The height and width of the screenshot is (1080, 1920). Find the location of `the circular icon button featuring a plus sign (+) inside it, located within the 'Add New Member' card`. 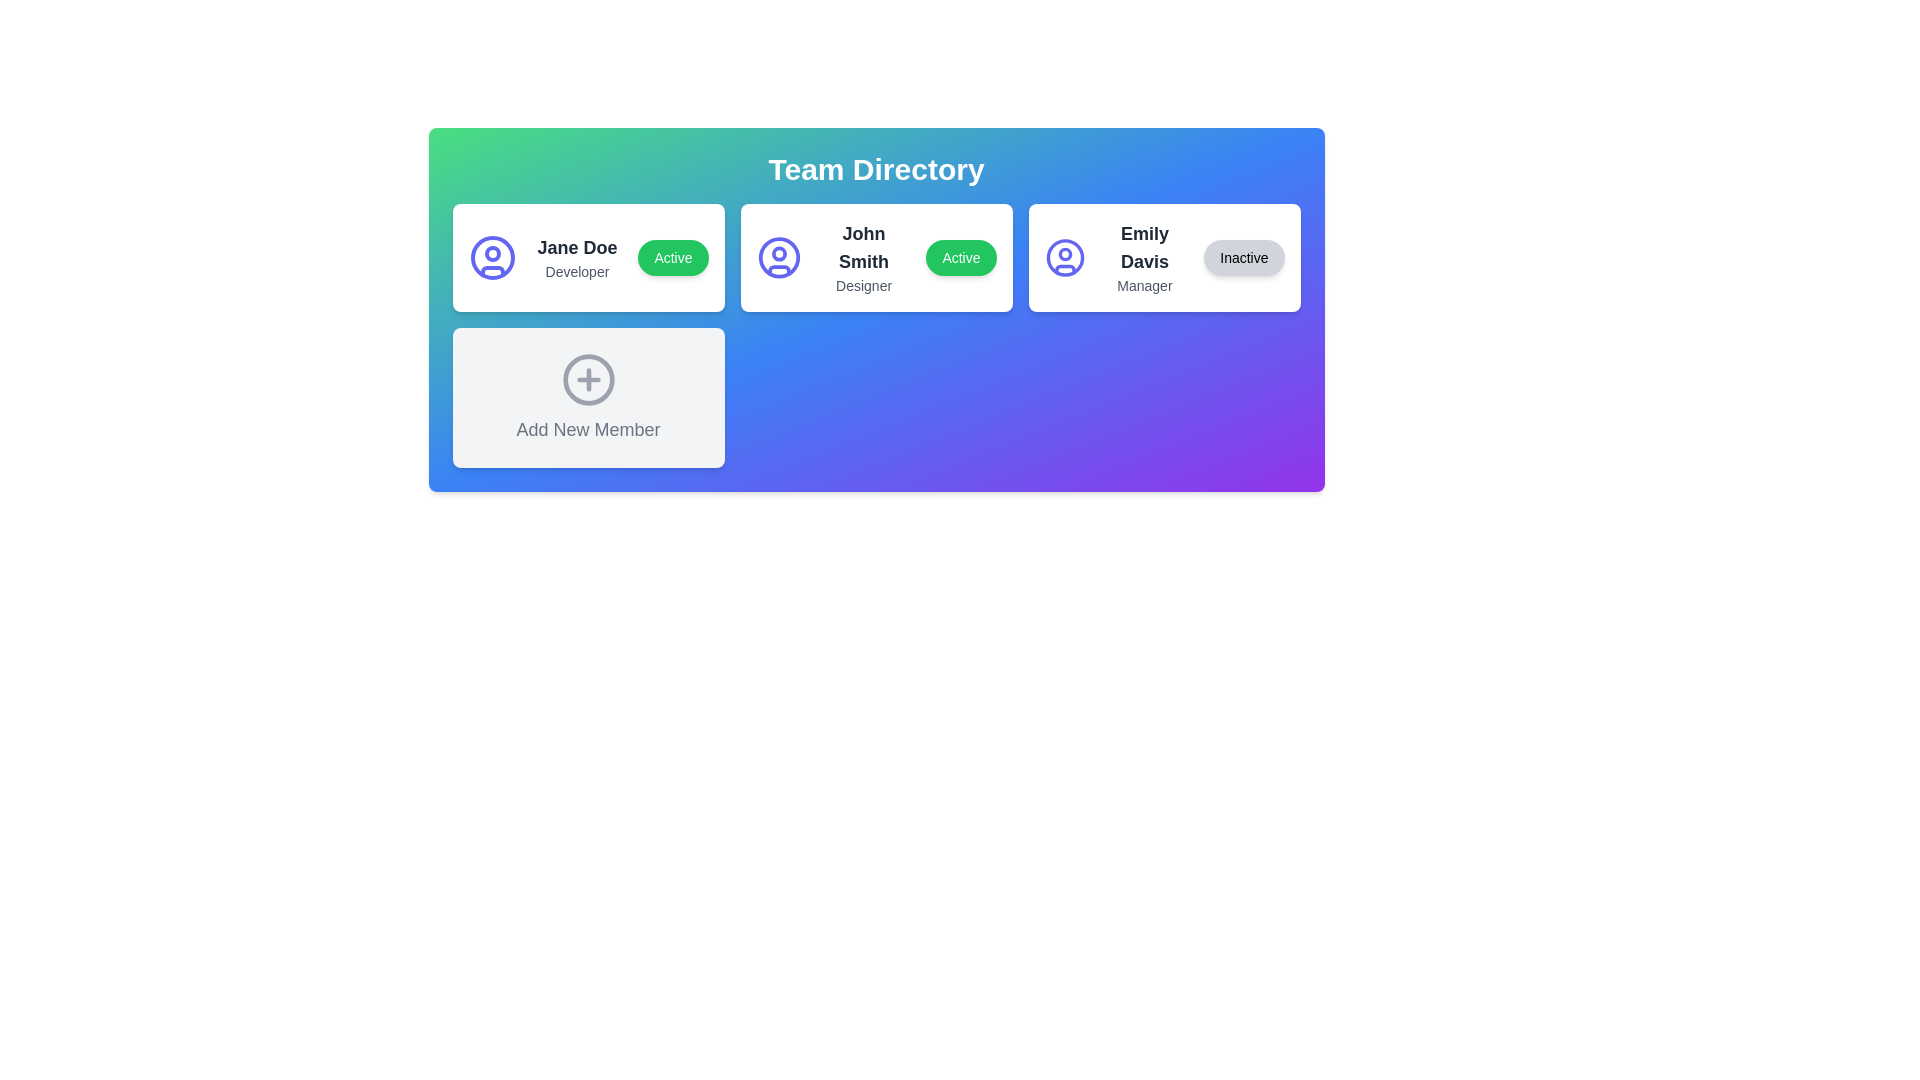

the circular icon button featuring a plus sign (+) inside it, located within the 'Add New Member' card is located at coordinates (587, 380).